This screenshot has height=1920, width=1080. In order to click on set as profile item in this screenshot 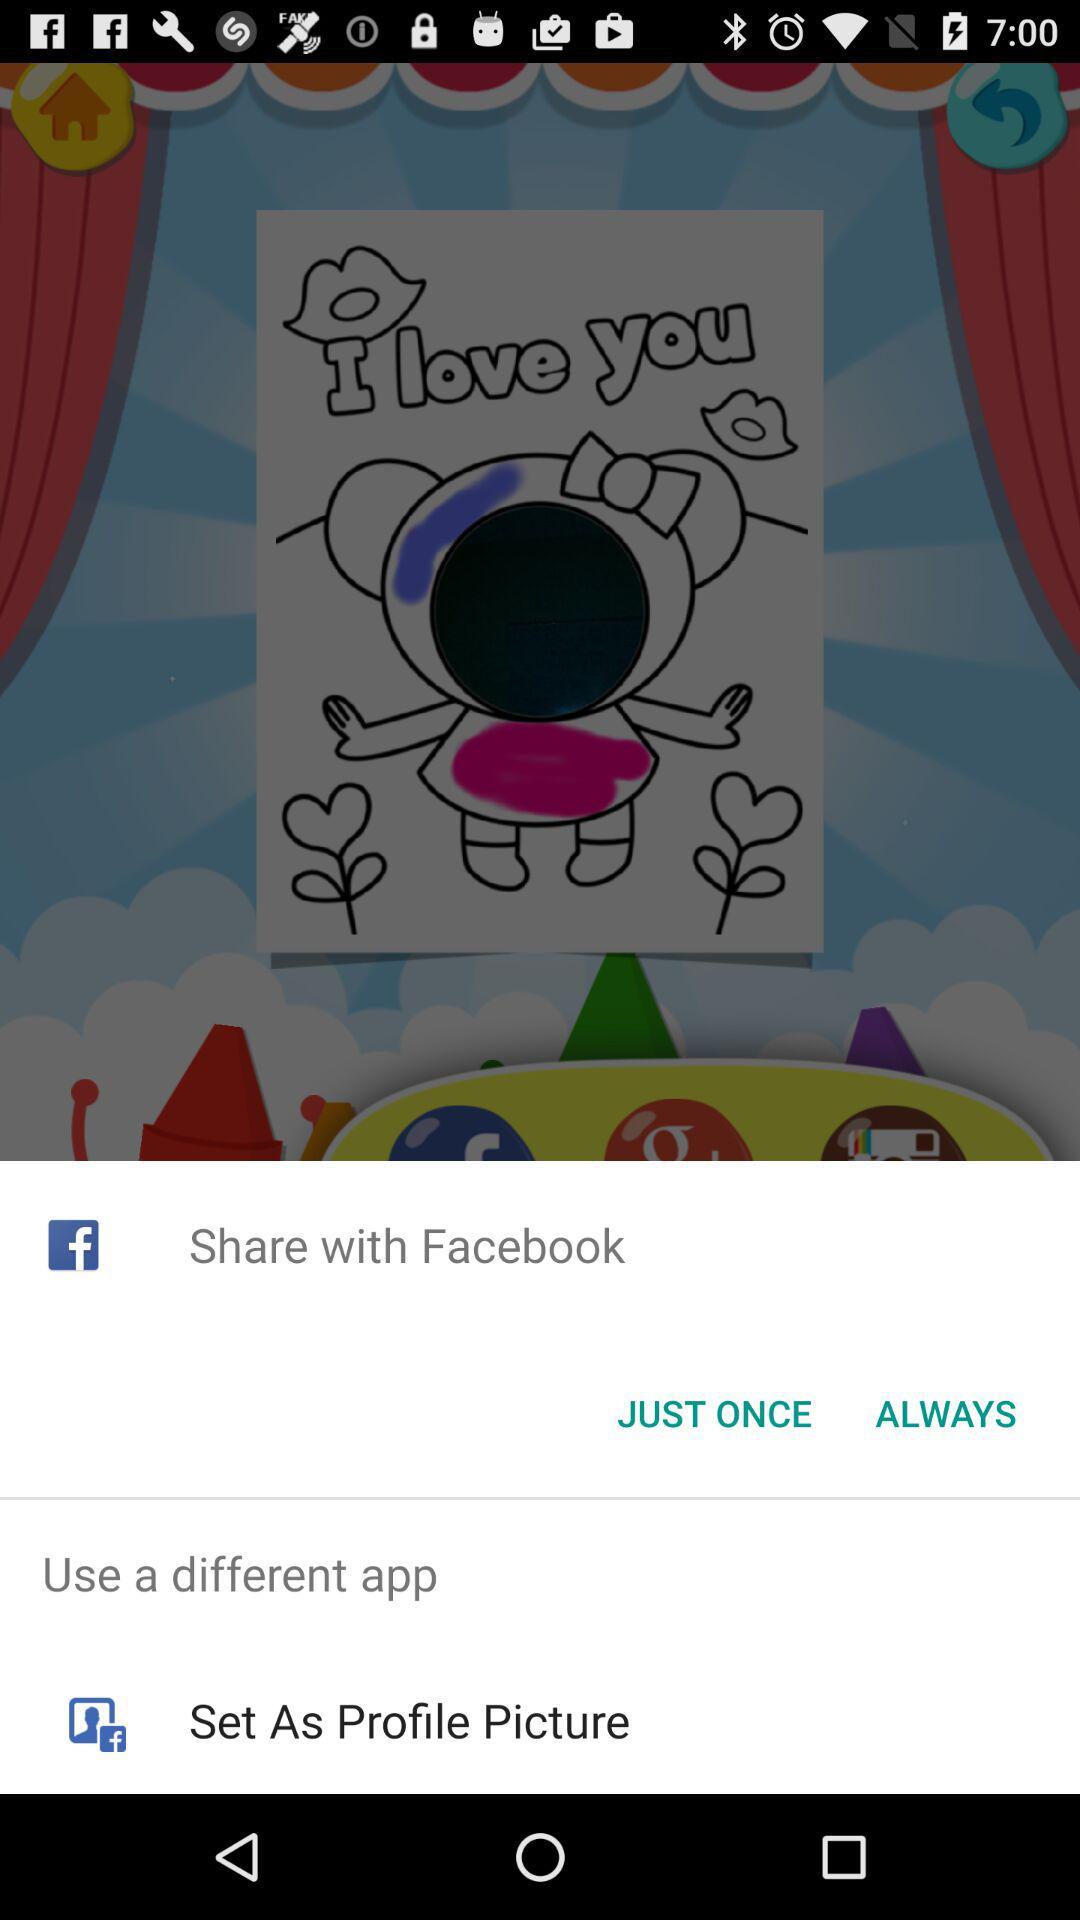, I will do `click(408, 1719)`.